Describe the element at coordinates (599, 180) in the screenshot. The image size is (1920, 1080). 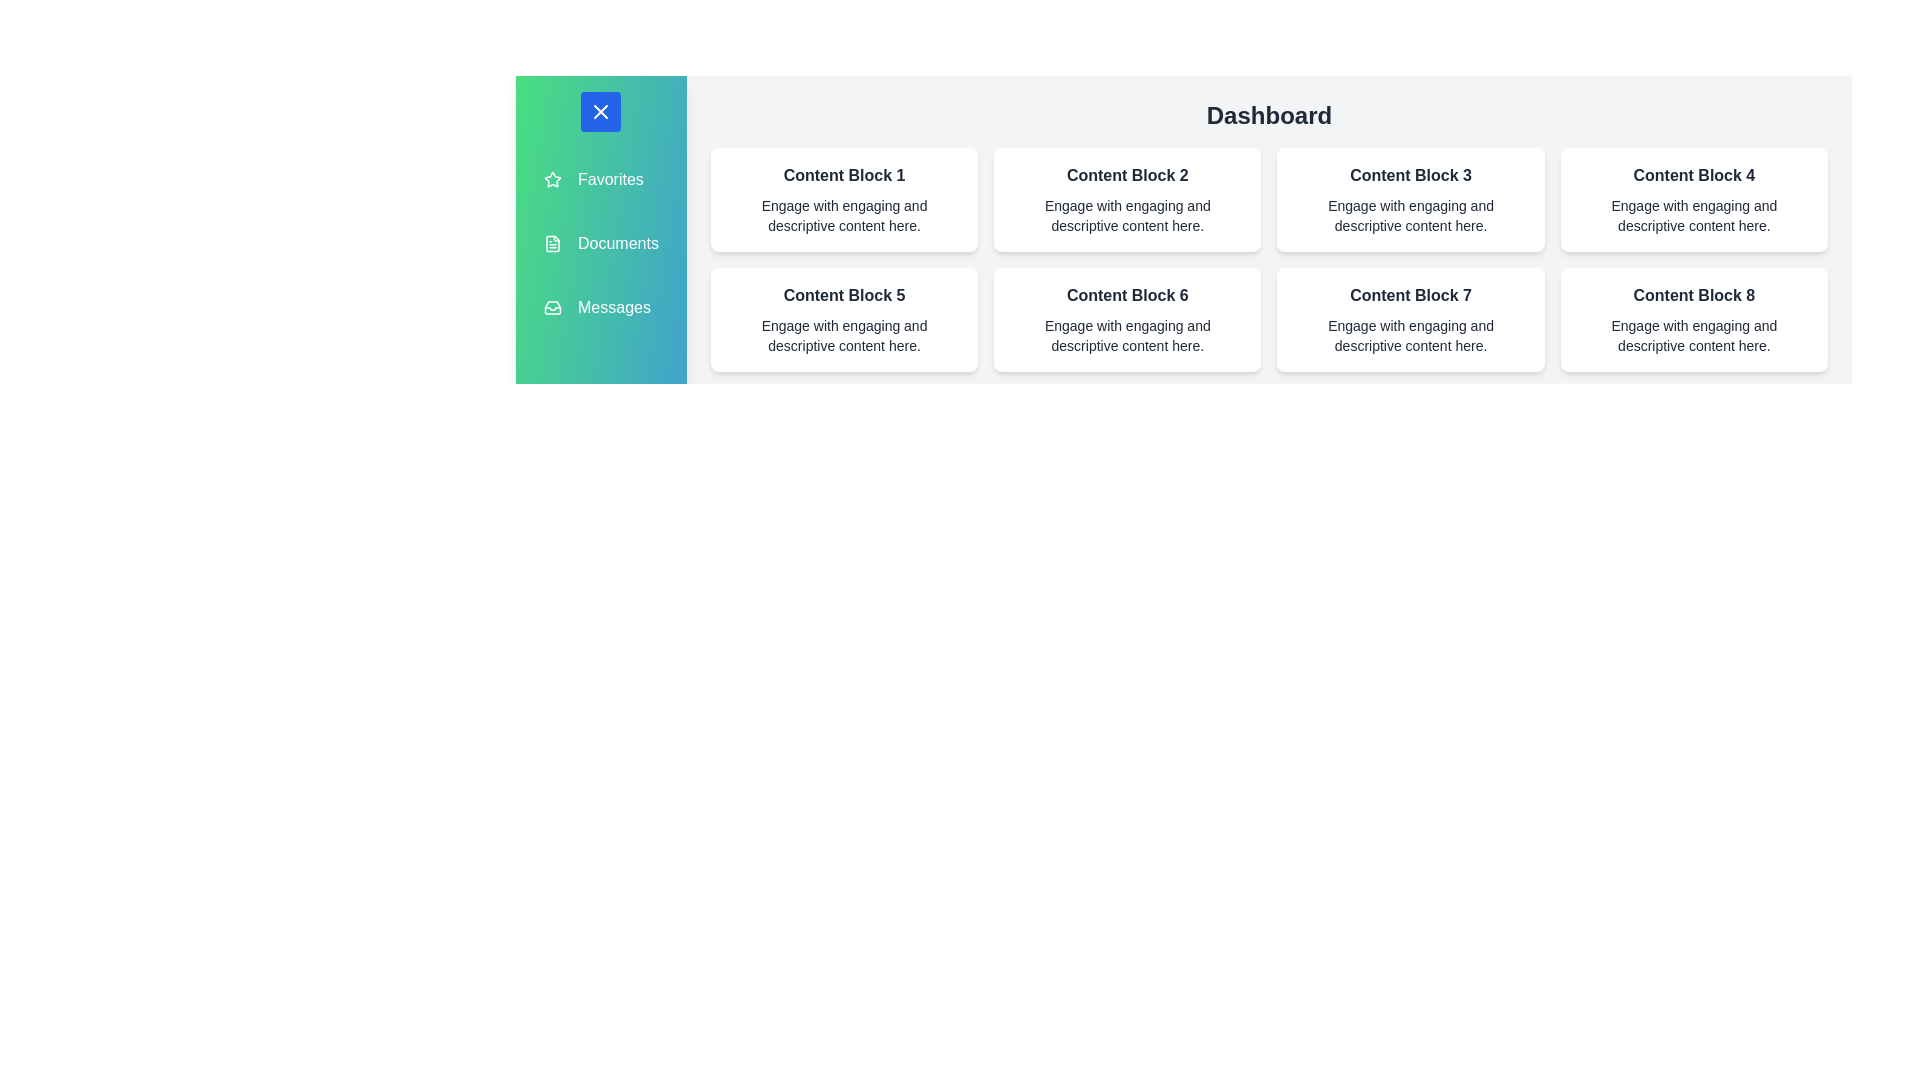
I see `the menu item Favorites from the sidebar` at that location.